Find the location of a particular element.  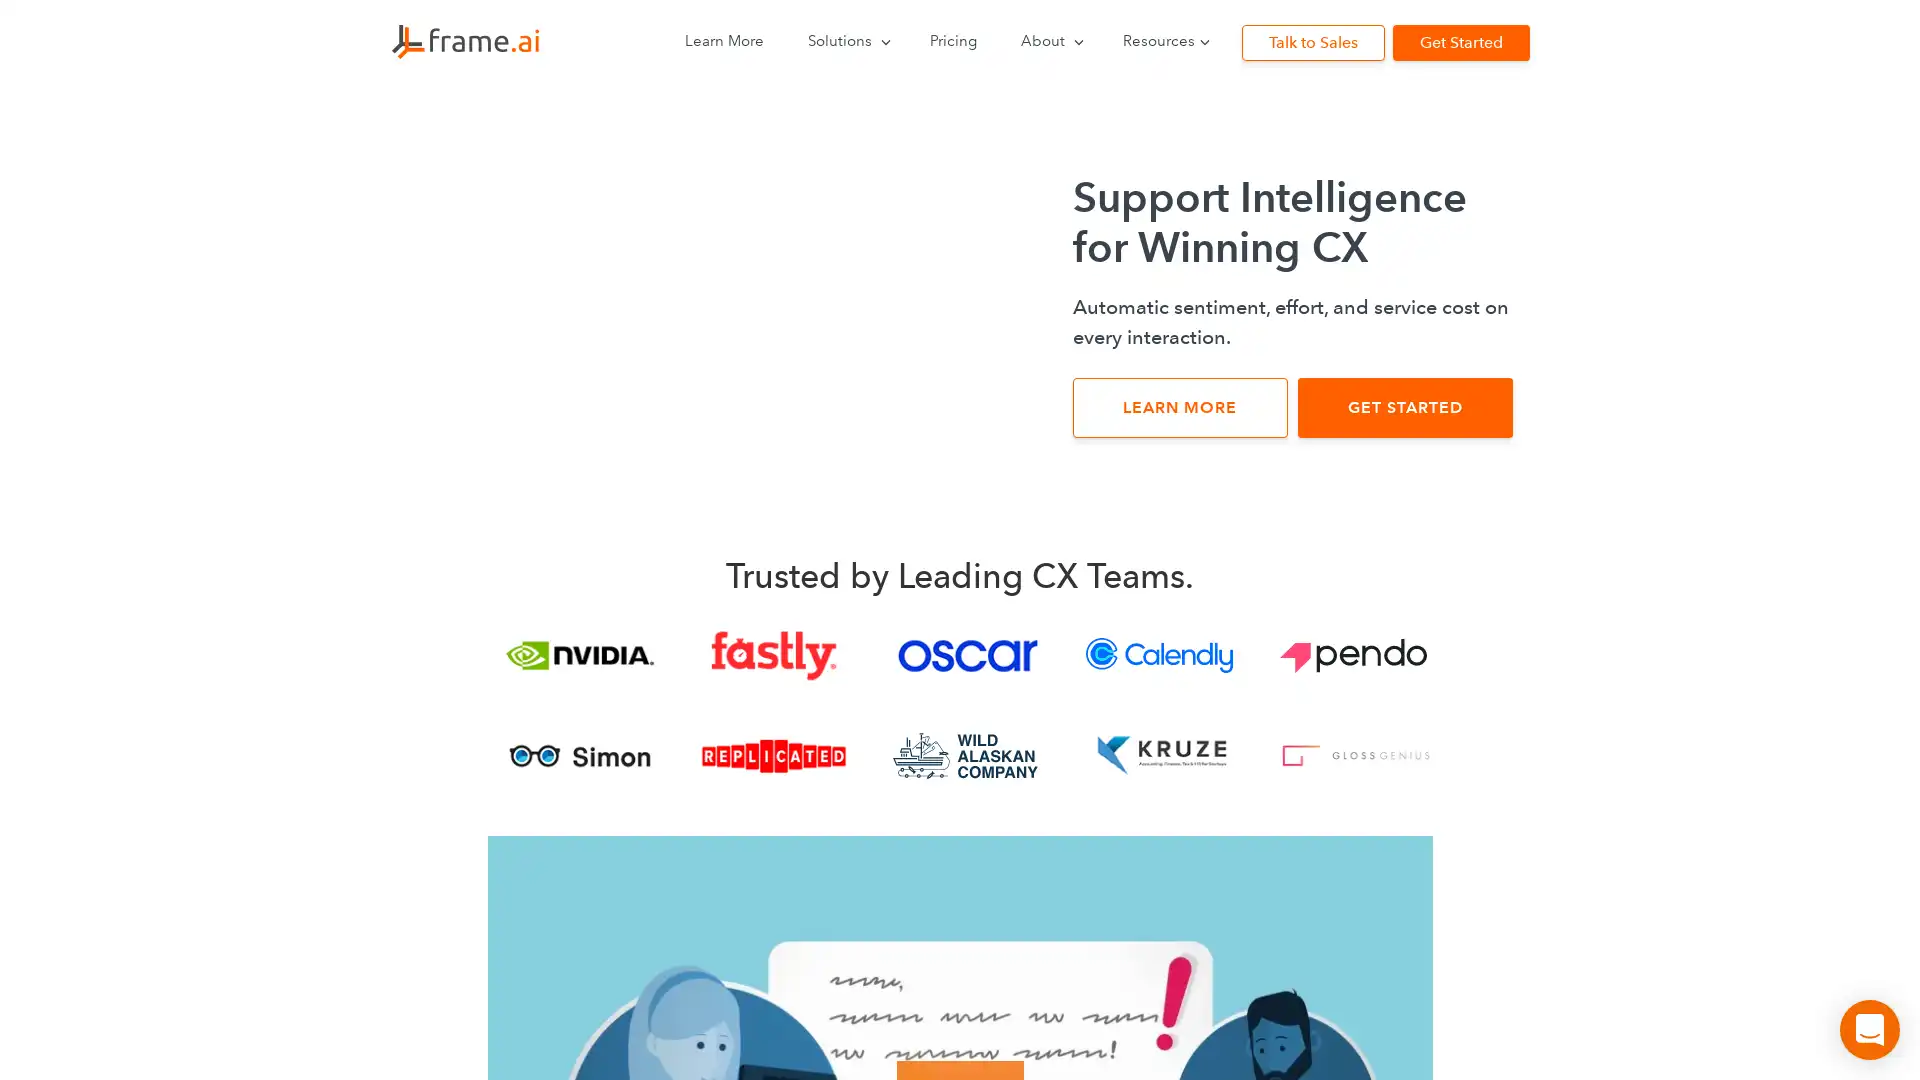

LEARN MORE is located at coordinates (1179, 407).